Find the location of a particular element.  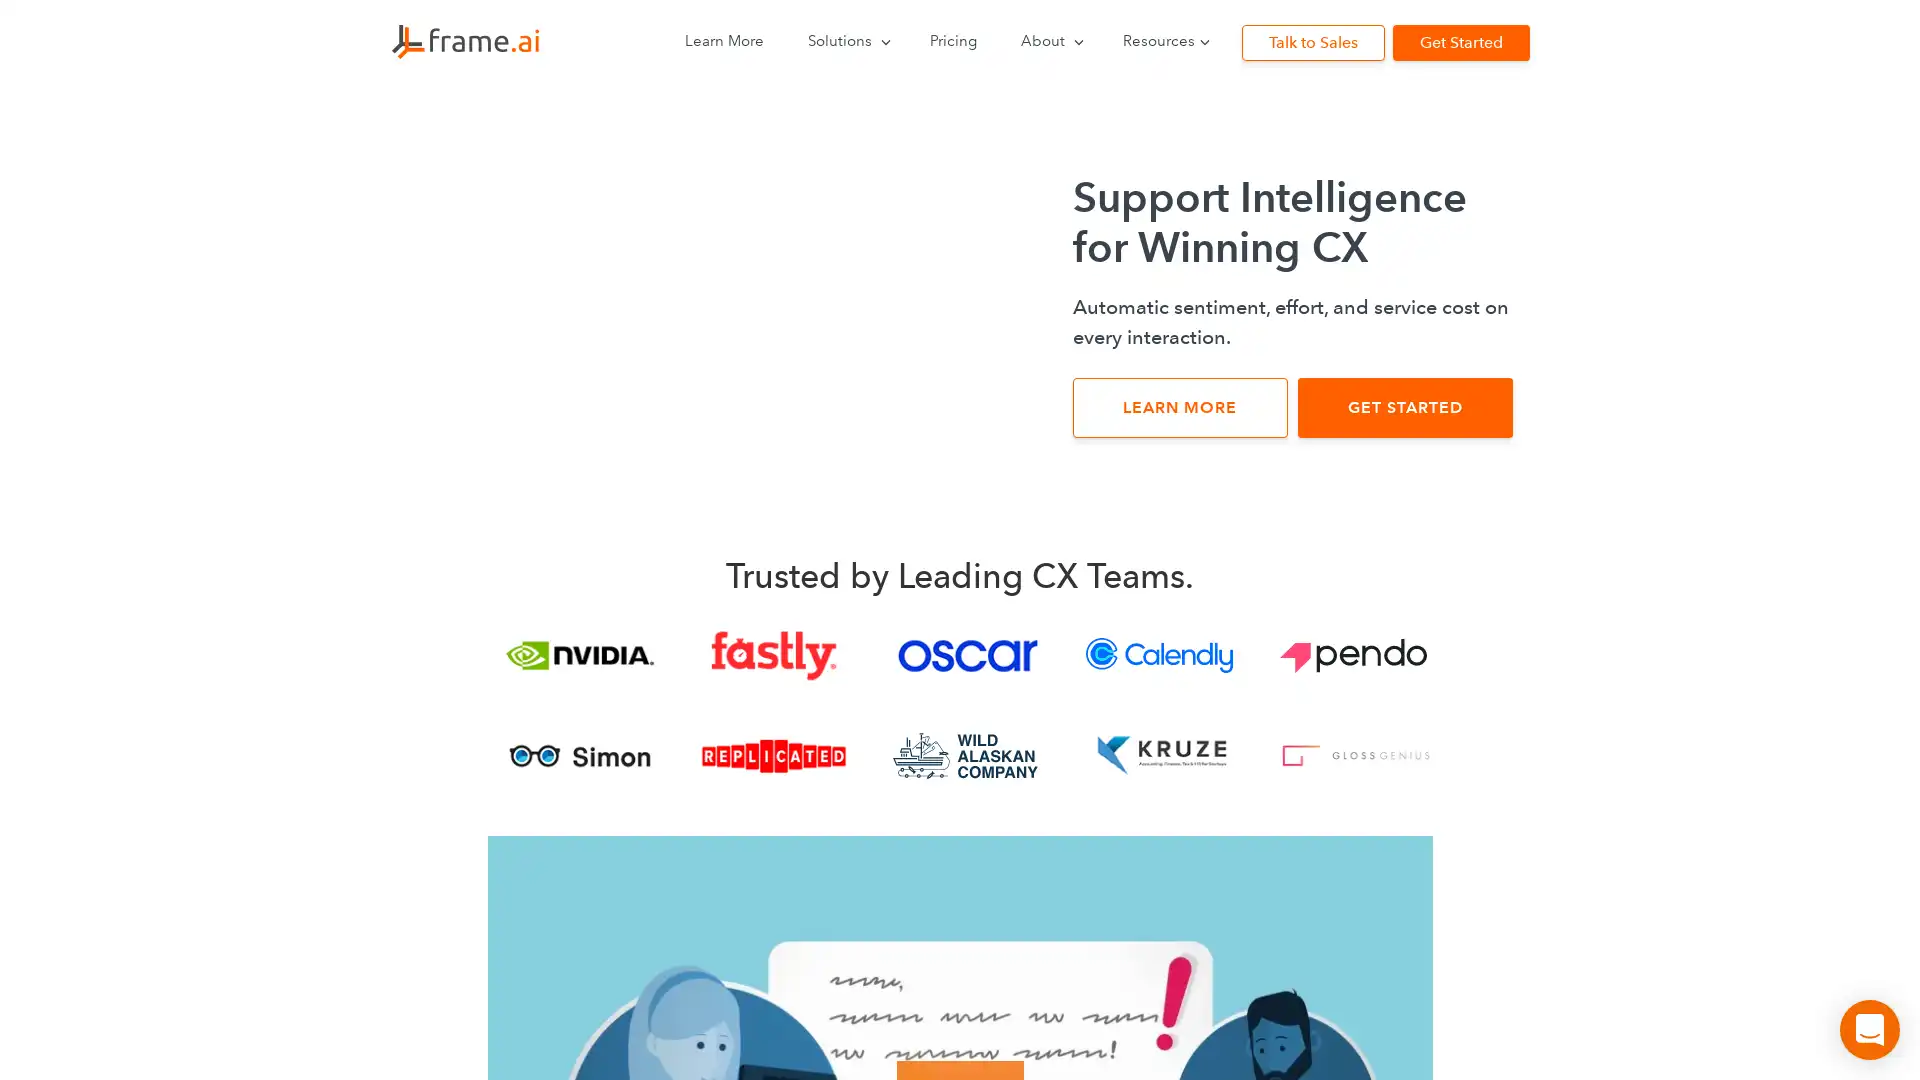

LEARN MORE is located at coordinates (1179, 407).